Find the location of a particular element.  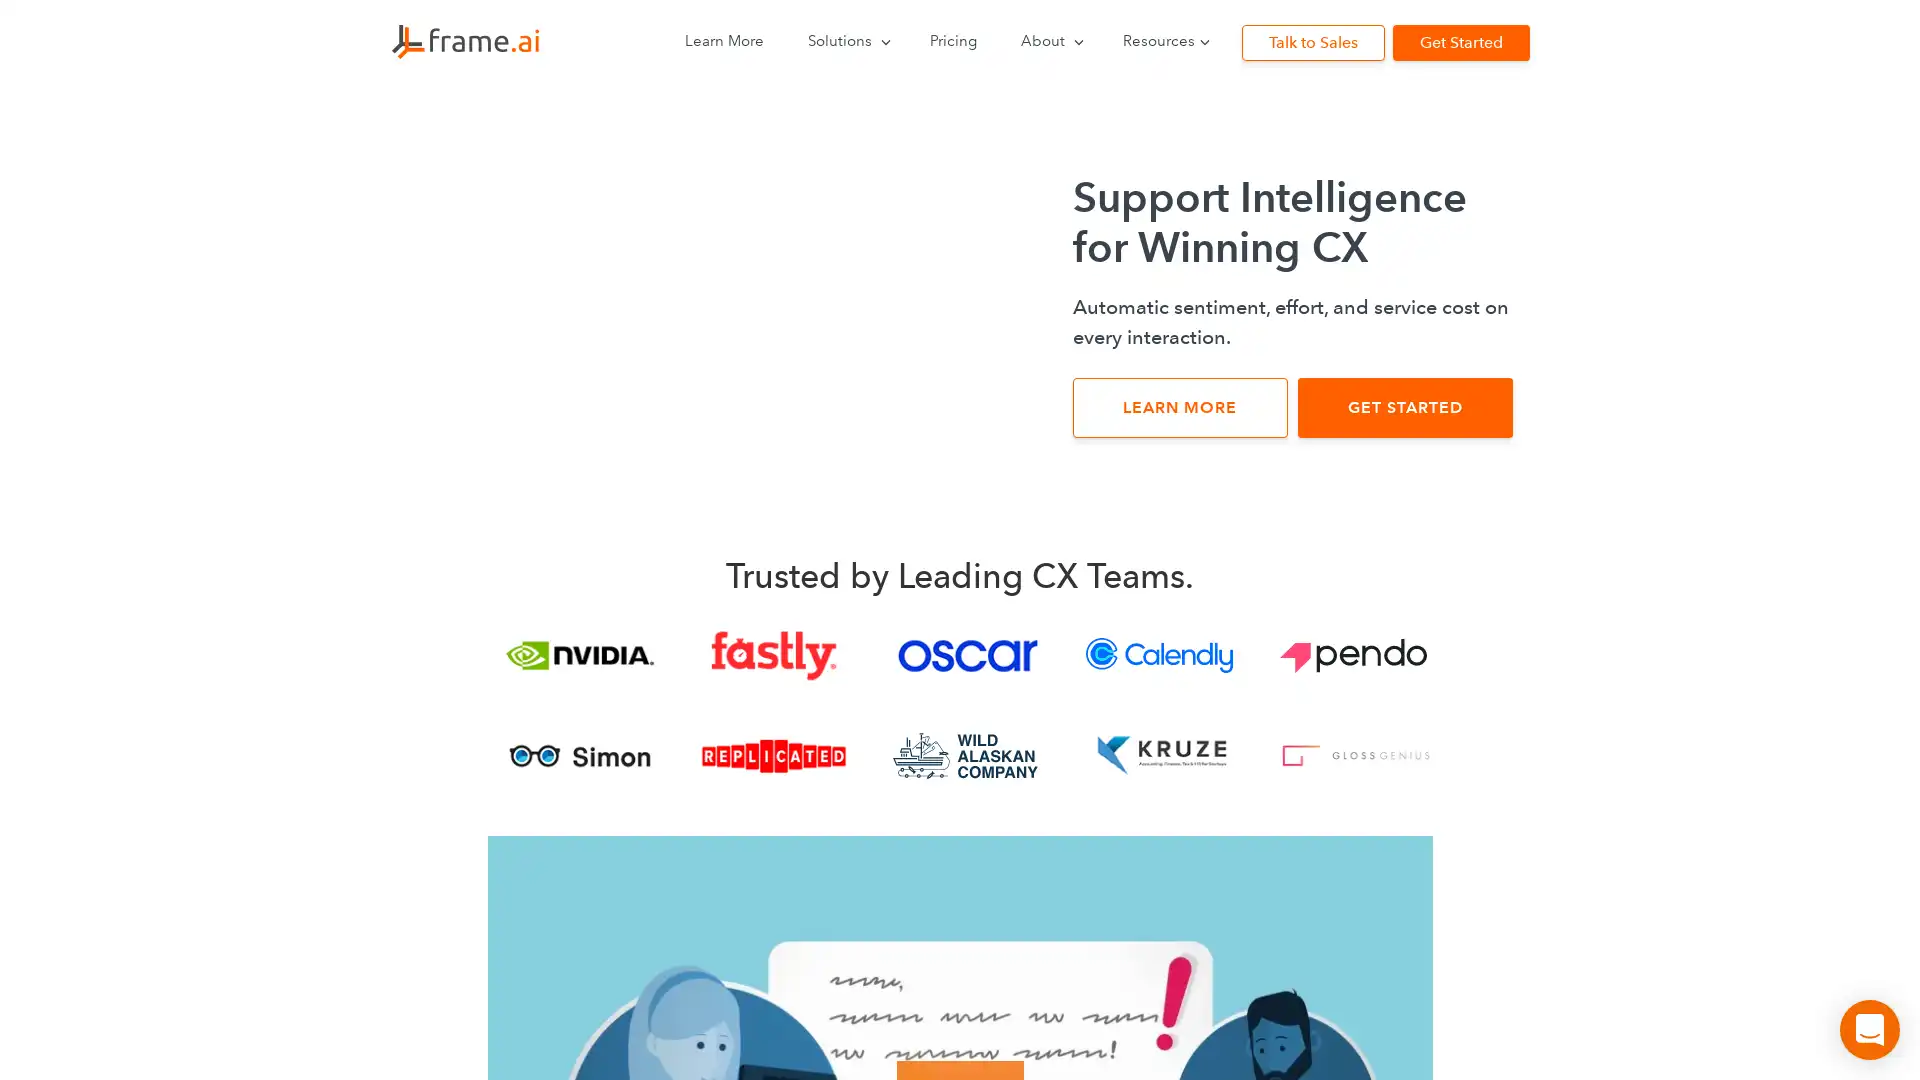

LEARN MORE is located at coordinates (1179, 407).